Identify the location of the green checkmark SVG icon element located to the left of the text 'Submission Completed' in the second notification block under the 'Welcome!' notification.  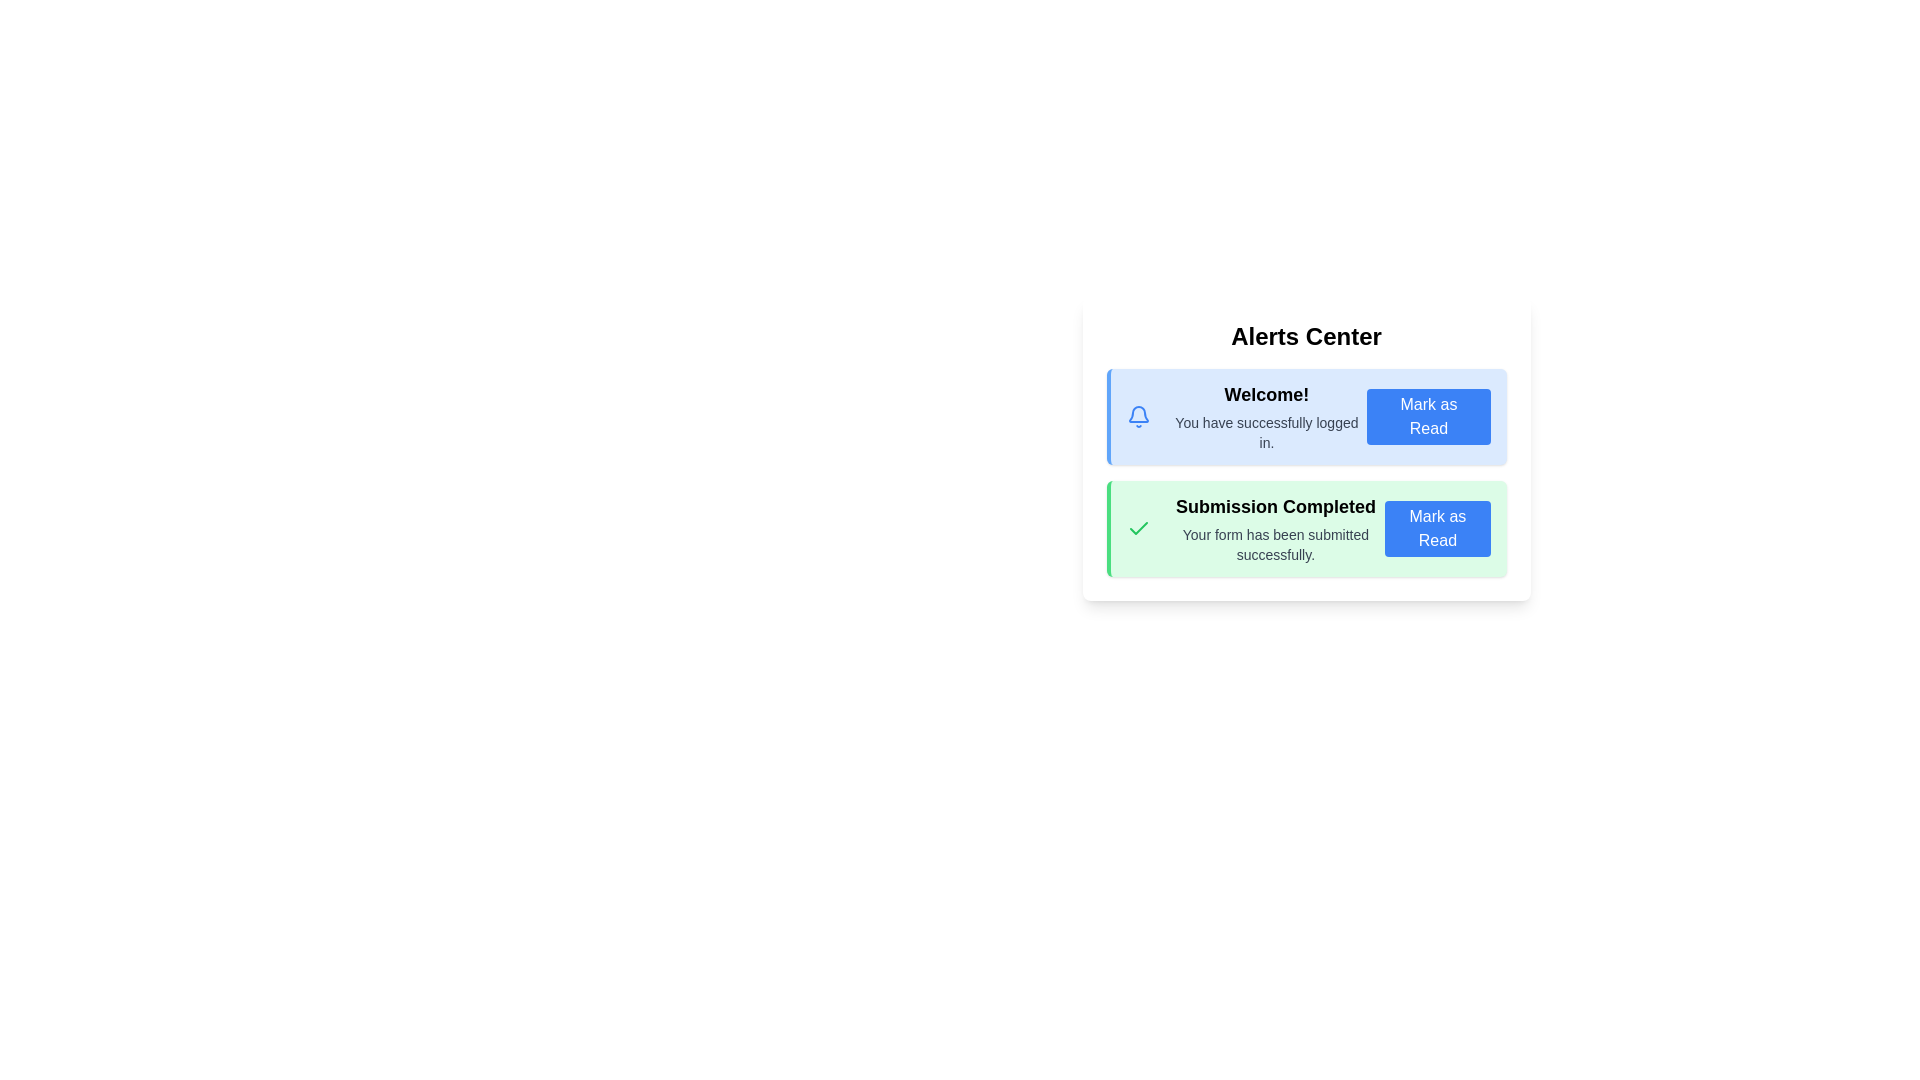
(1138, 527).